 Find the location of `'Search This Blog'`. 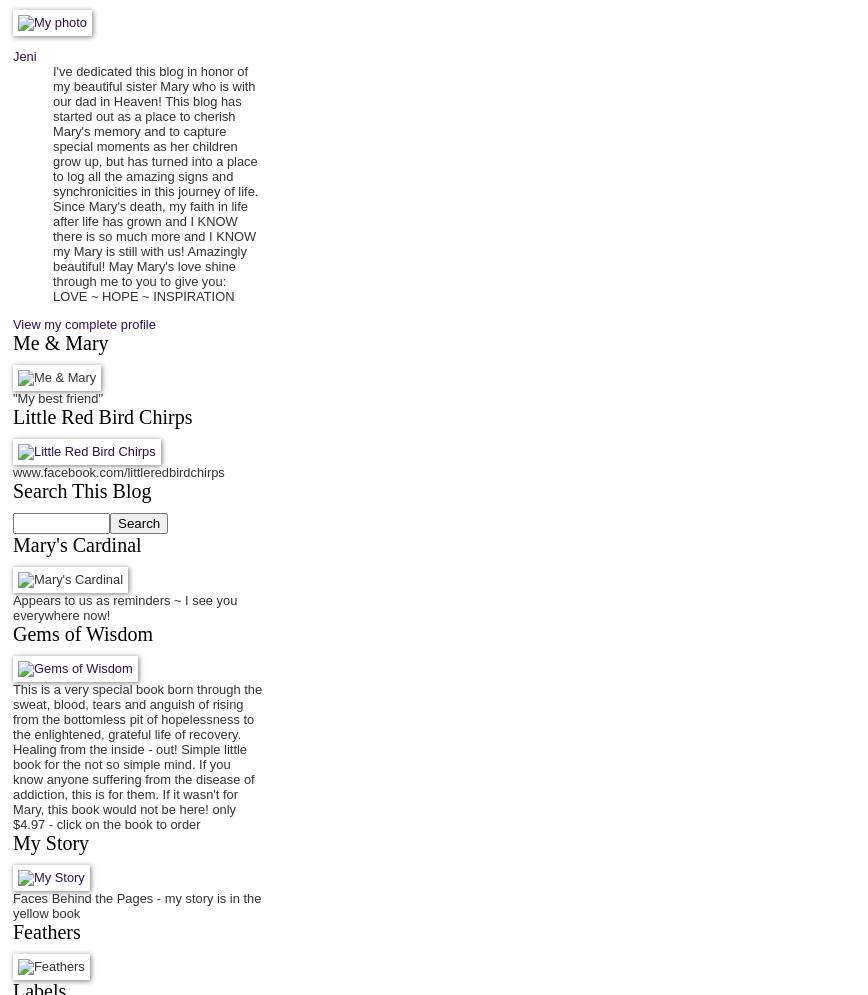

'Search This Blog' is located at coordinates (13, 490).